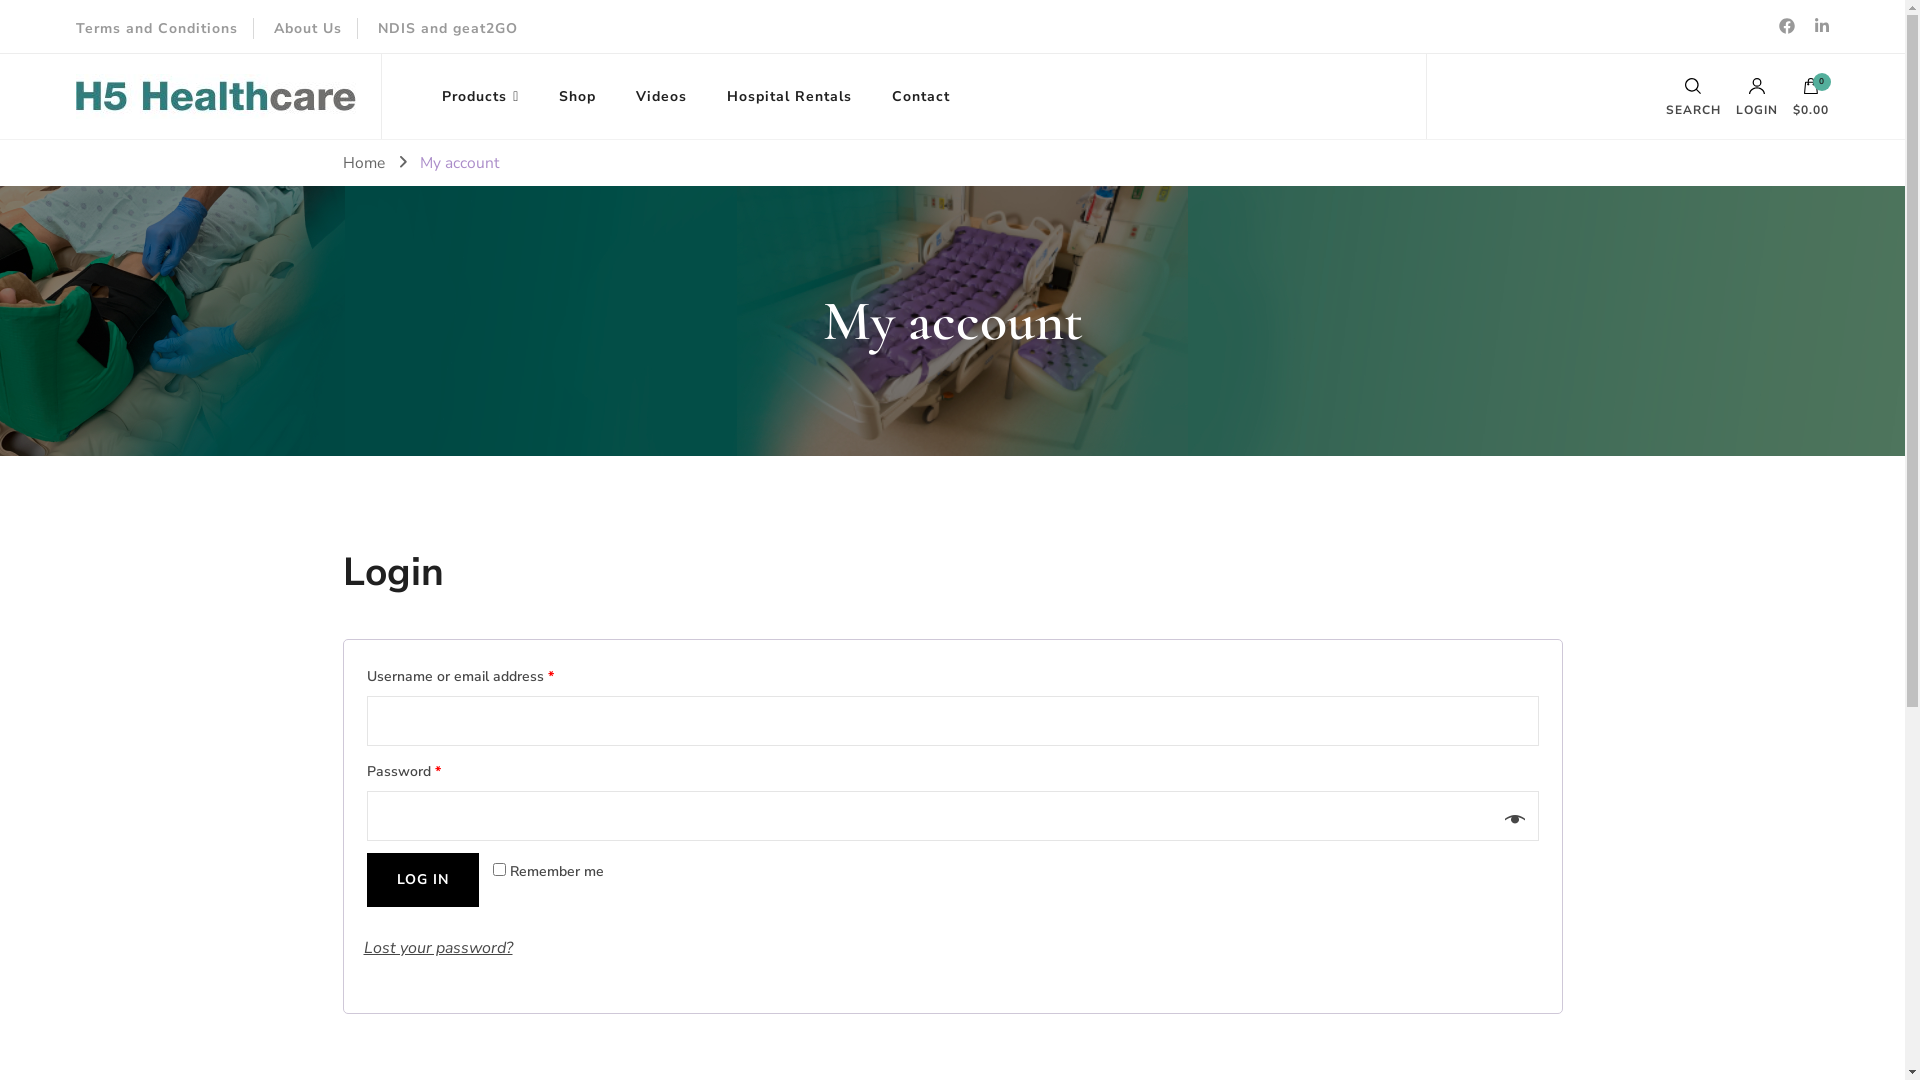 The height and width of the screenshot is (1080, 1920). What do you see at coordinates (1810, 91) in the screenshot?
I see `'0'` at bounding box center [1810, 91].